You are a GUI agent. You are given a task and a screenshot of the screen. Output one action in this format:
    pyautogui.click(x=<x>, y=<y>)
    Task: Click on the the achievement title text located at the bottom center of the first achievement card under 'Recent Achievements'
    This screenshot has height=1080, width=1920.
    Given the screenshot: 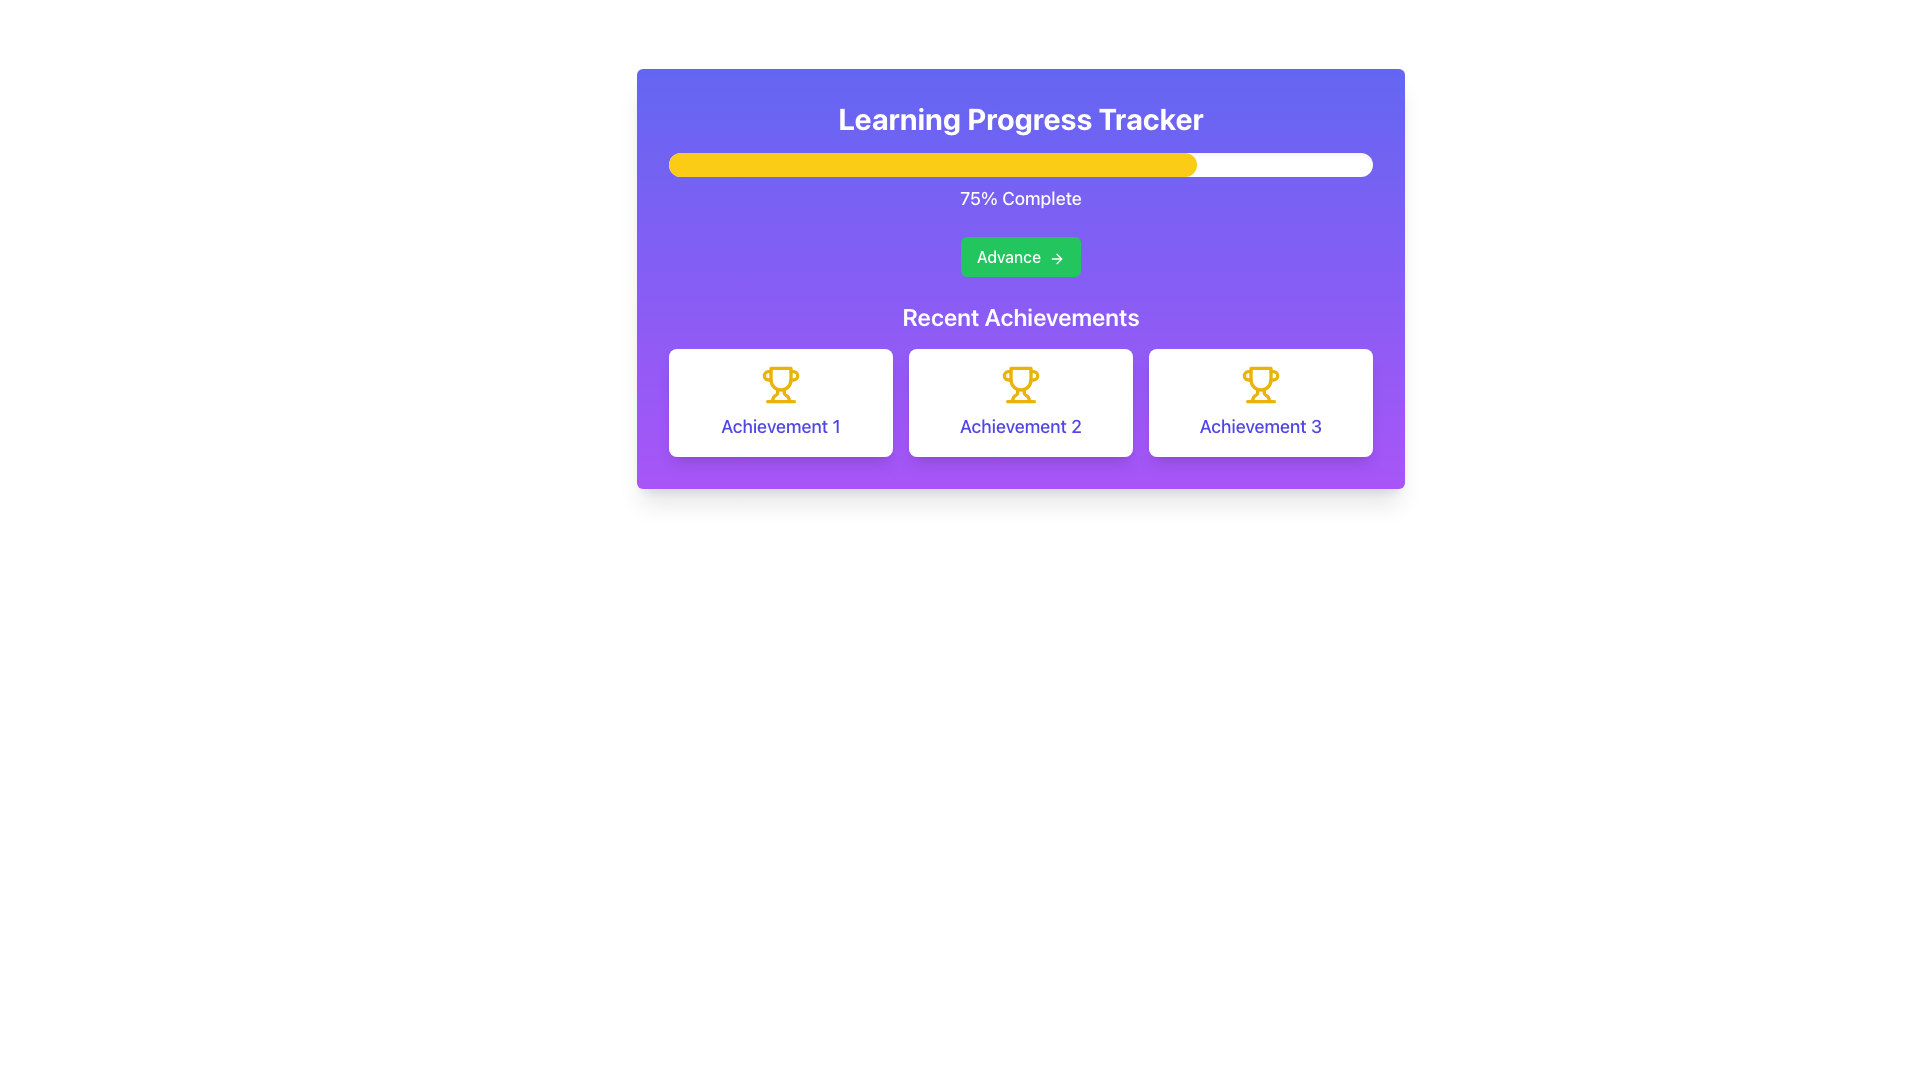 What is the action you would take?
    pyautogui.click(x=780, y=426)
    